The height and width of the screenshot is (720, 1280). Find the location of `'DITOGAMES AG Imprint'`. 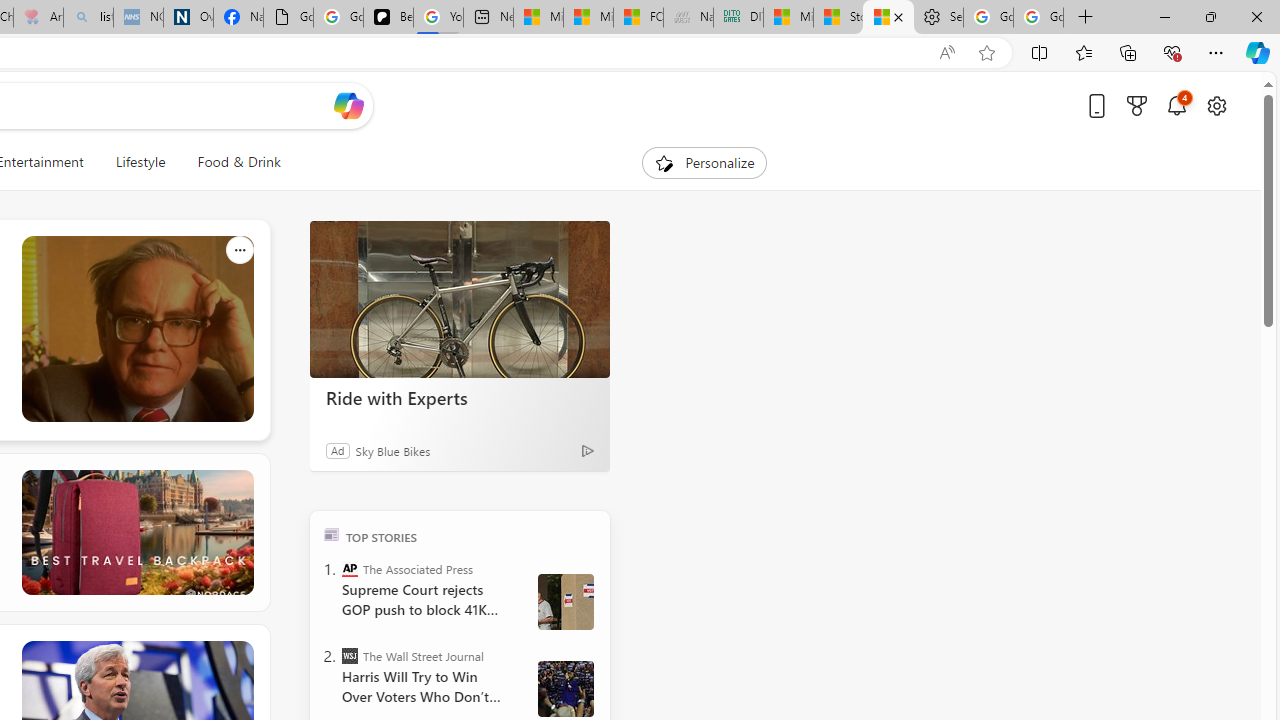

'DITOGAMES AG Imprint' is located at coordinates (737, 17).